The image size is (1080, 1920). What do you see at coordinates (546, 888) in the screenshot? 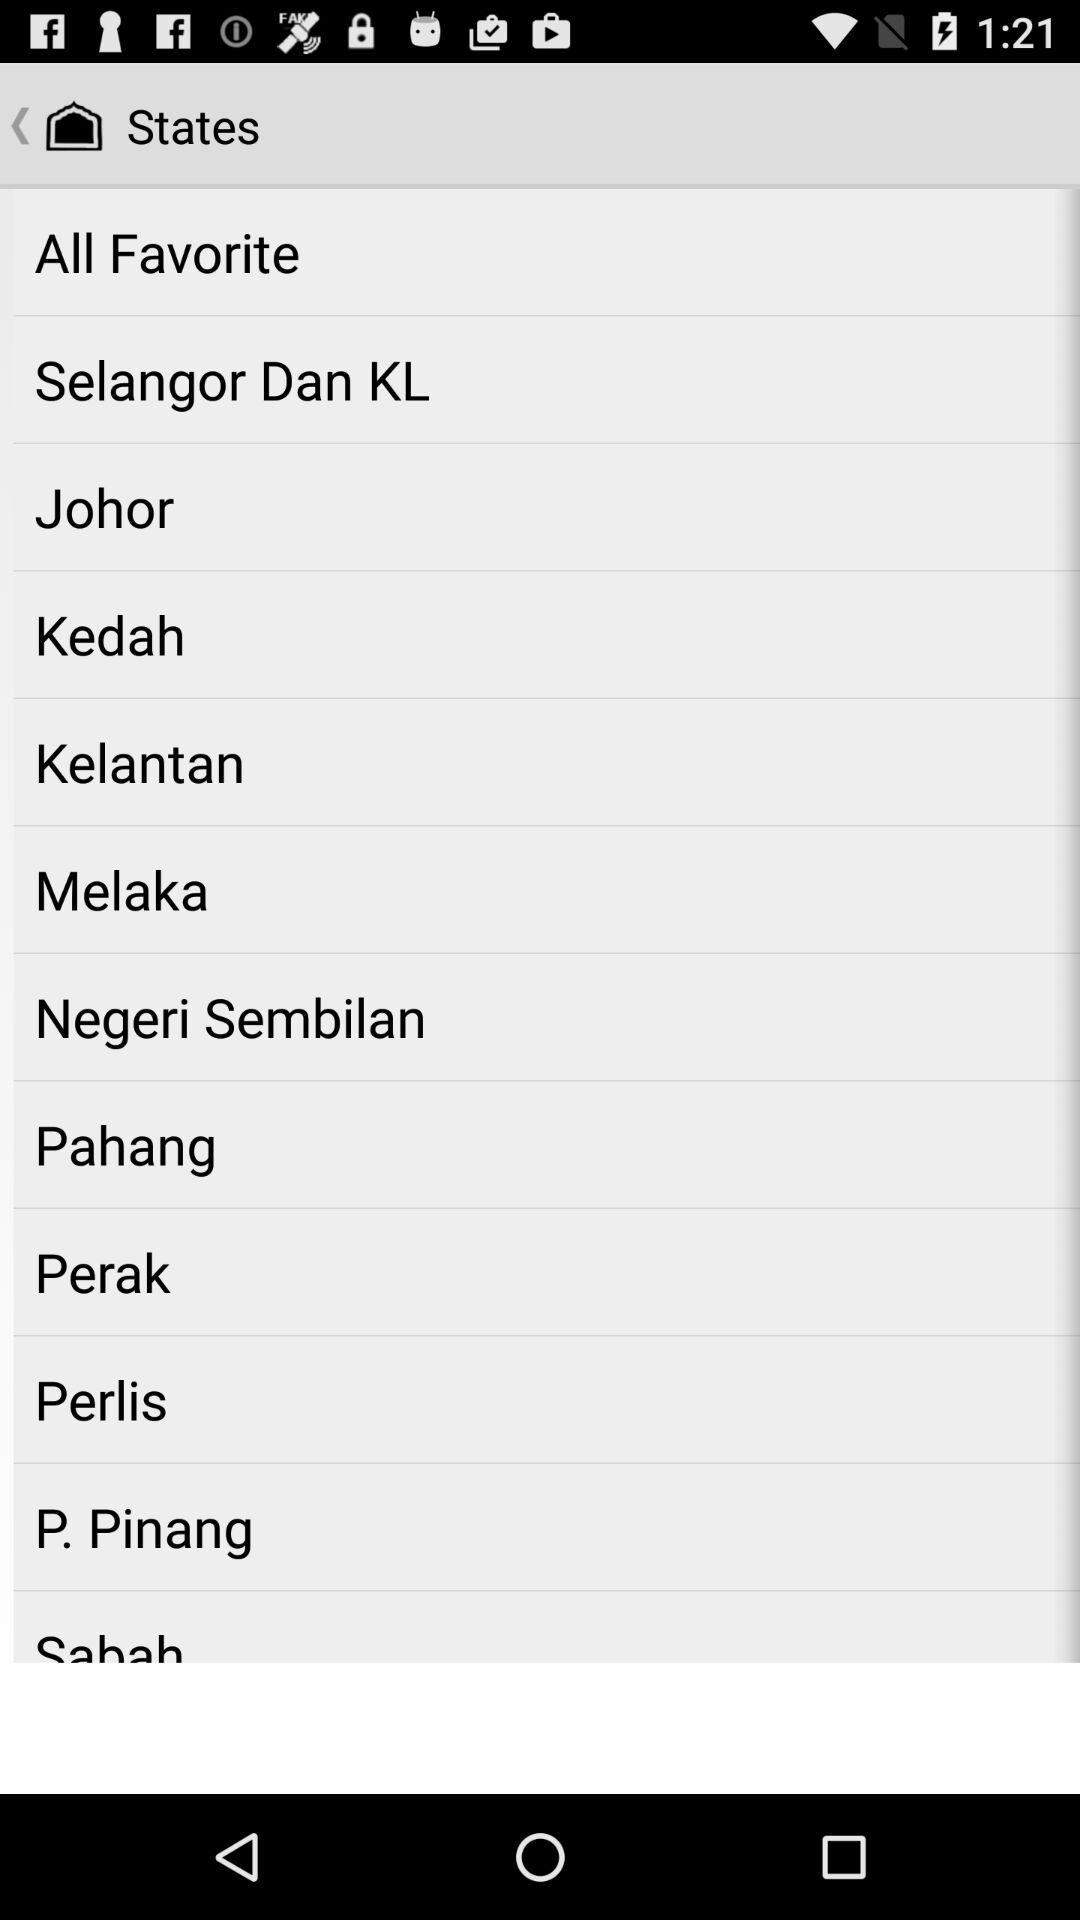
I see `the item below the kelantan` at bounding box center [546, 888].